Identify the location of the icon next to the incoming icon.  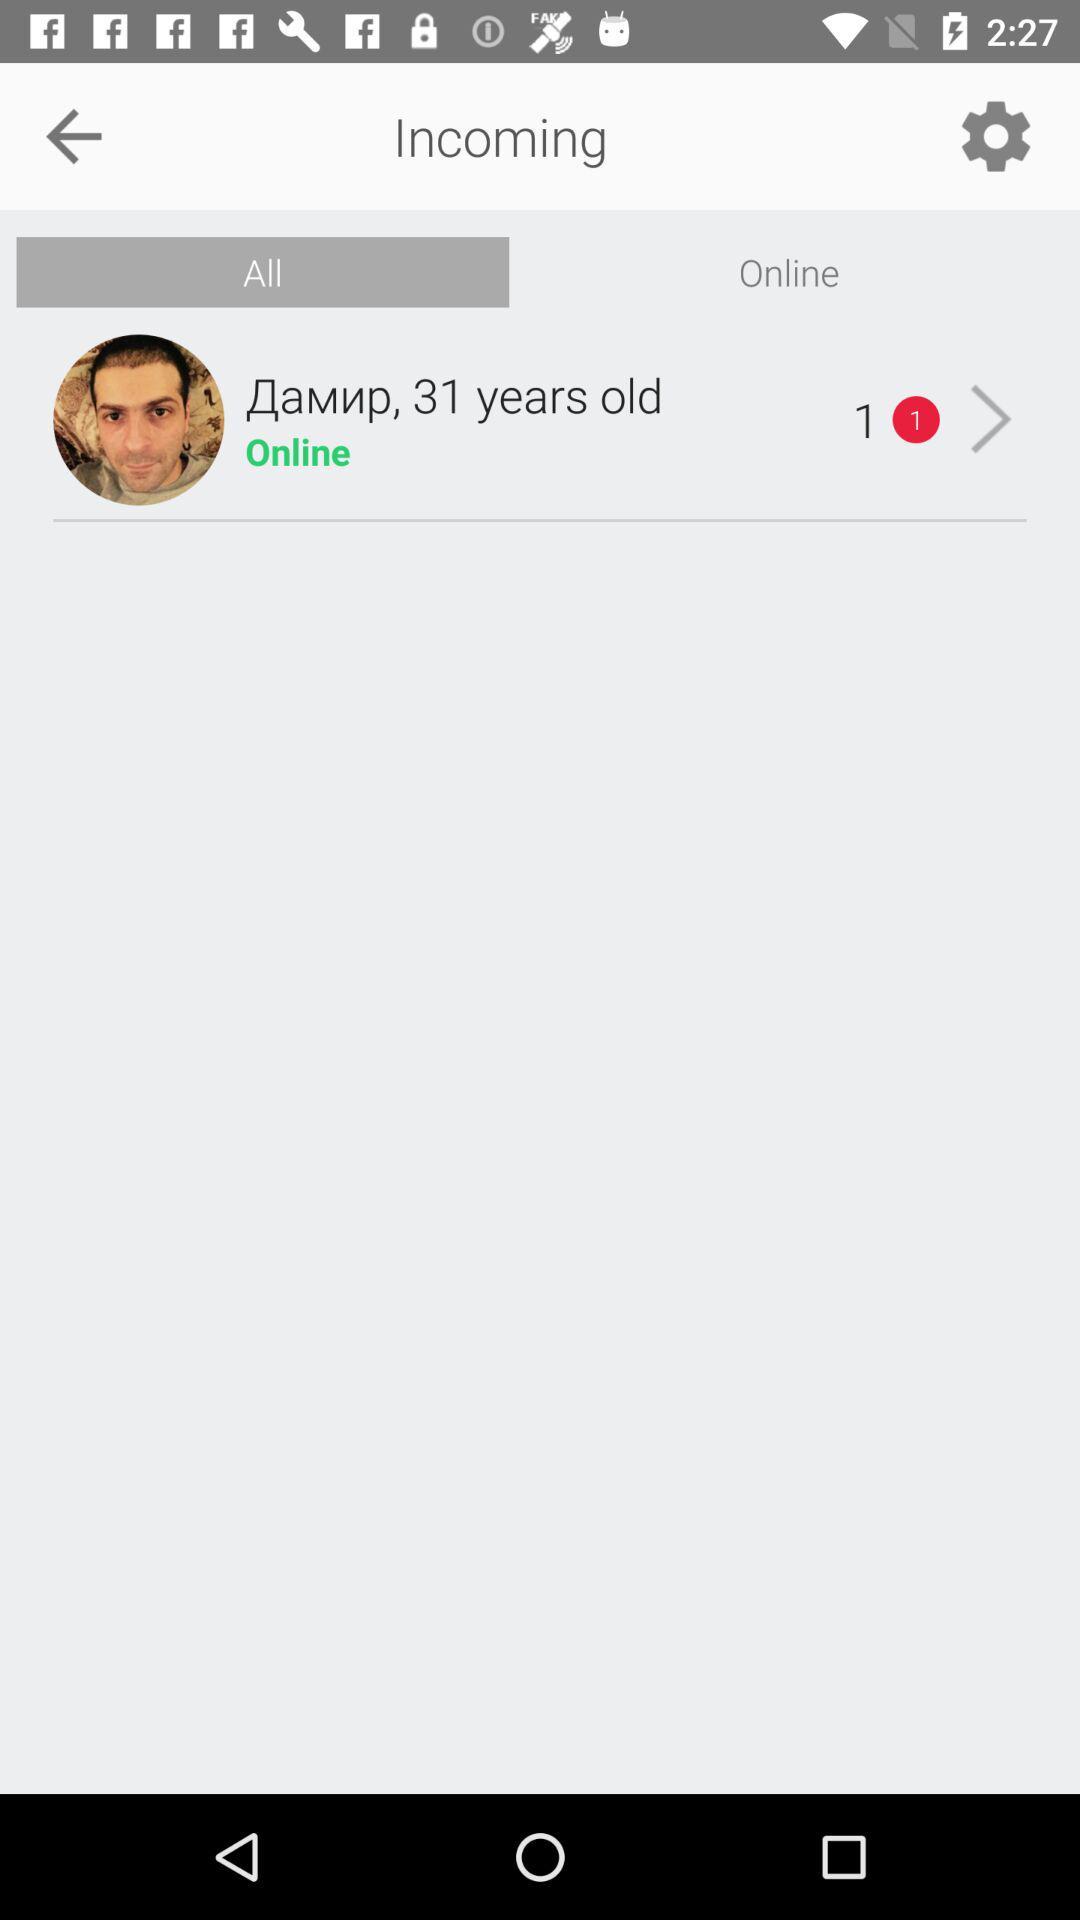
(72, 135).